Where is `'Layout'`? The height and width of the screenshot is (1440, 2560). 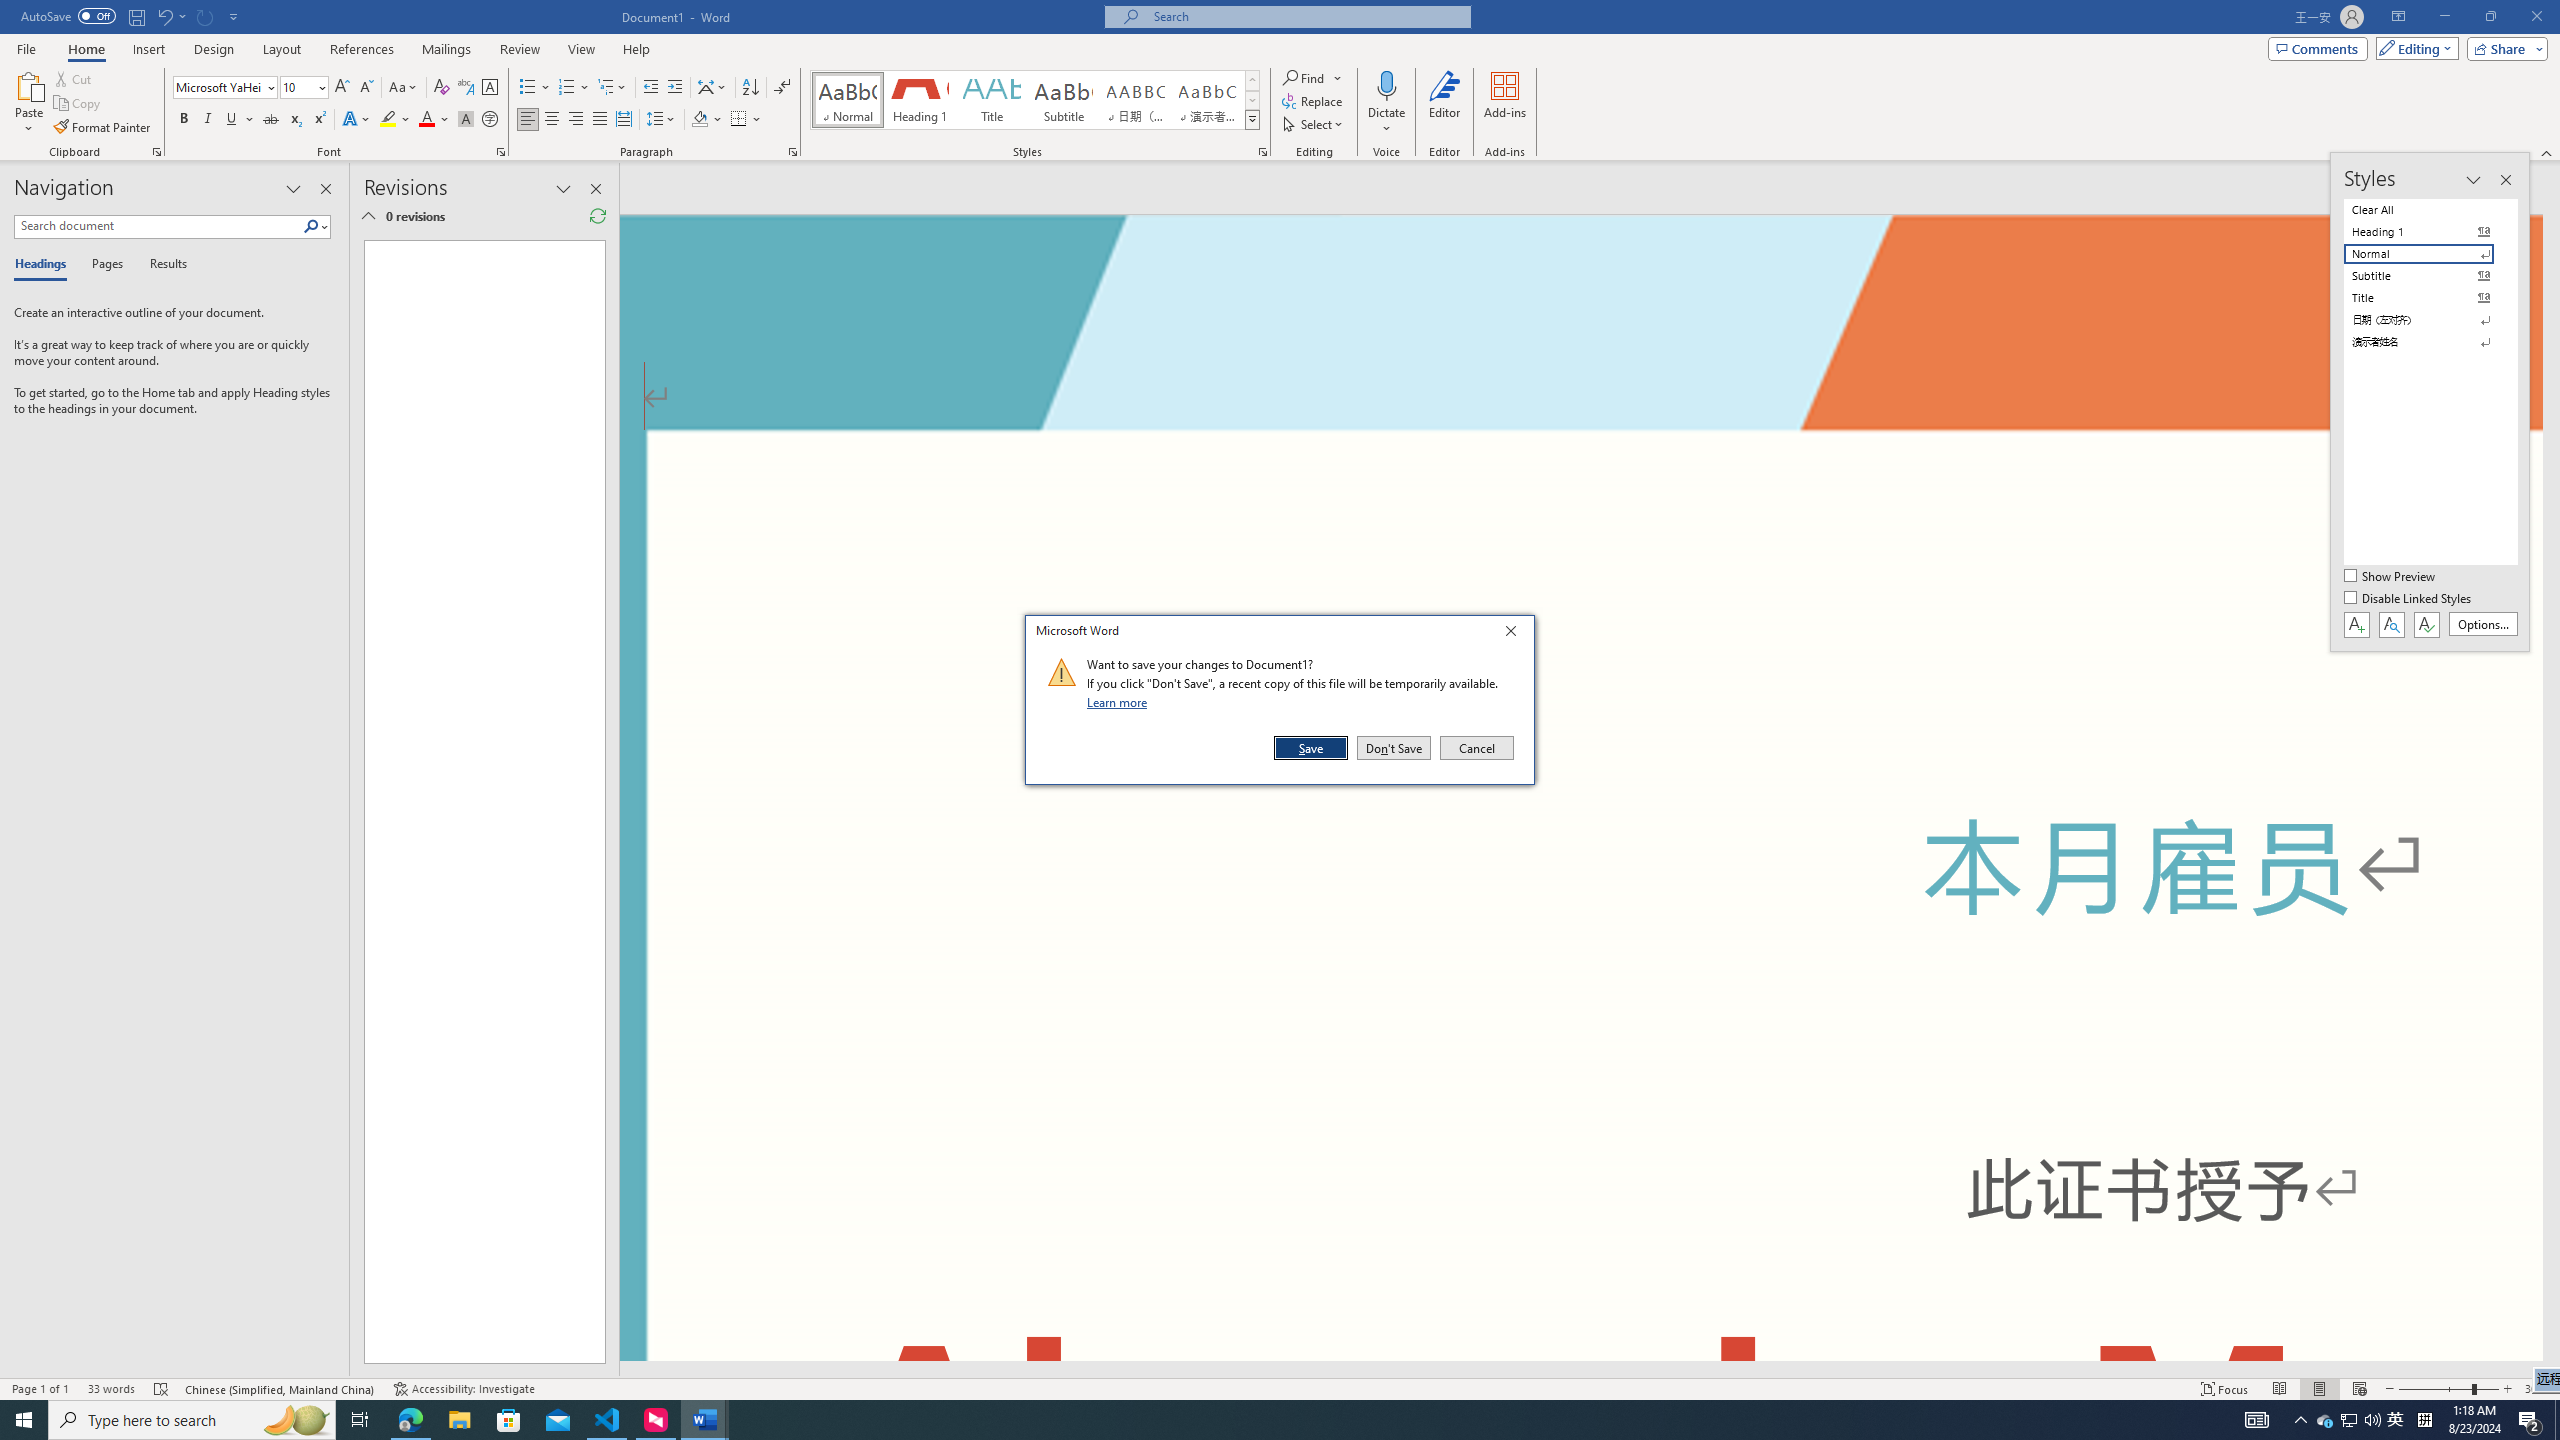
'Layout' is located at coordinates (281, 49).